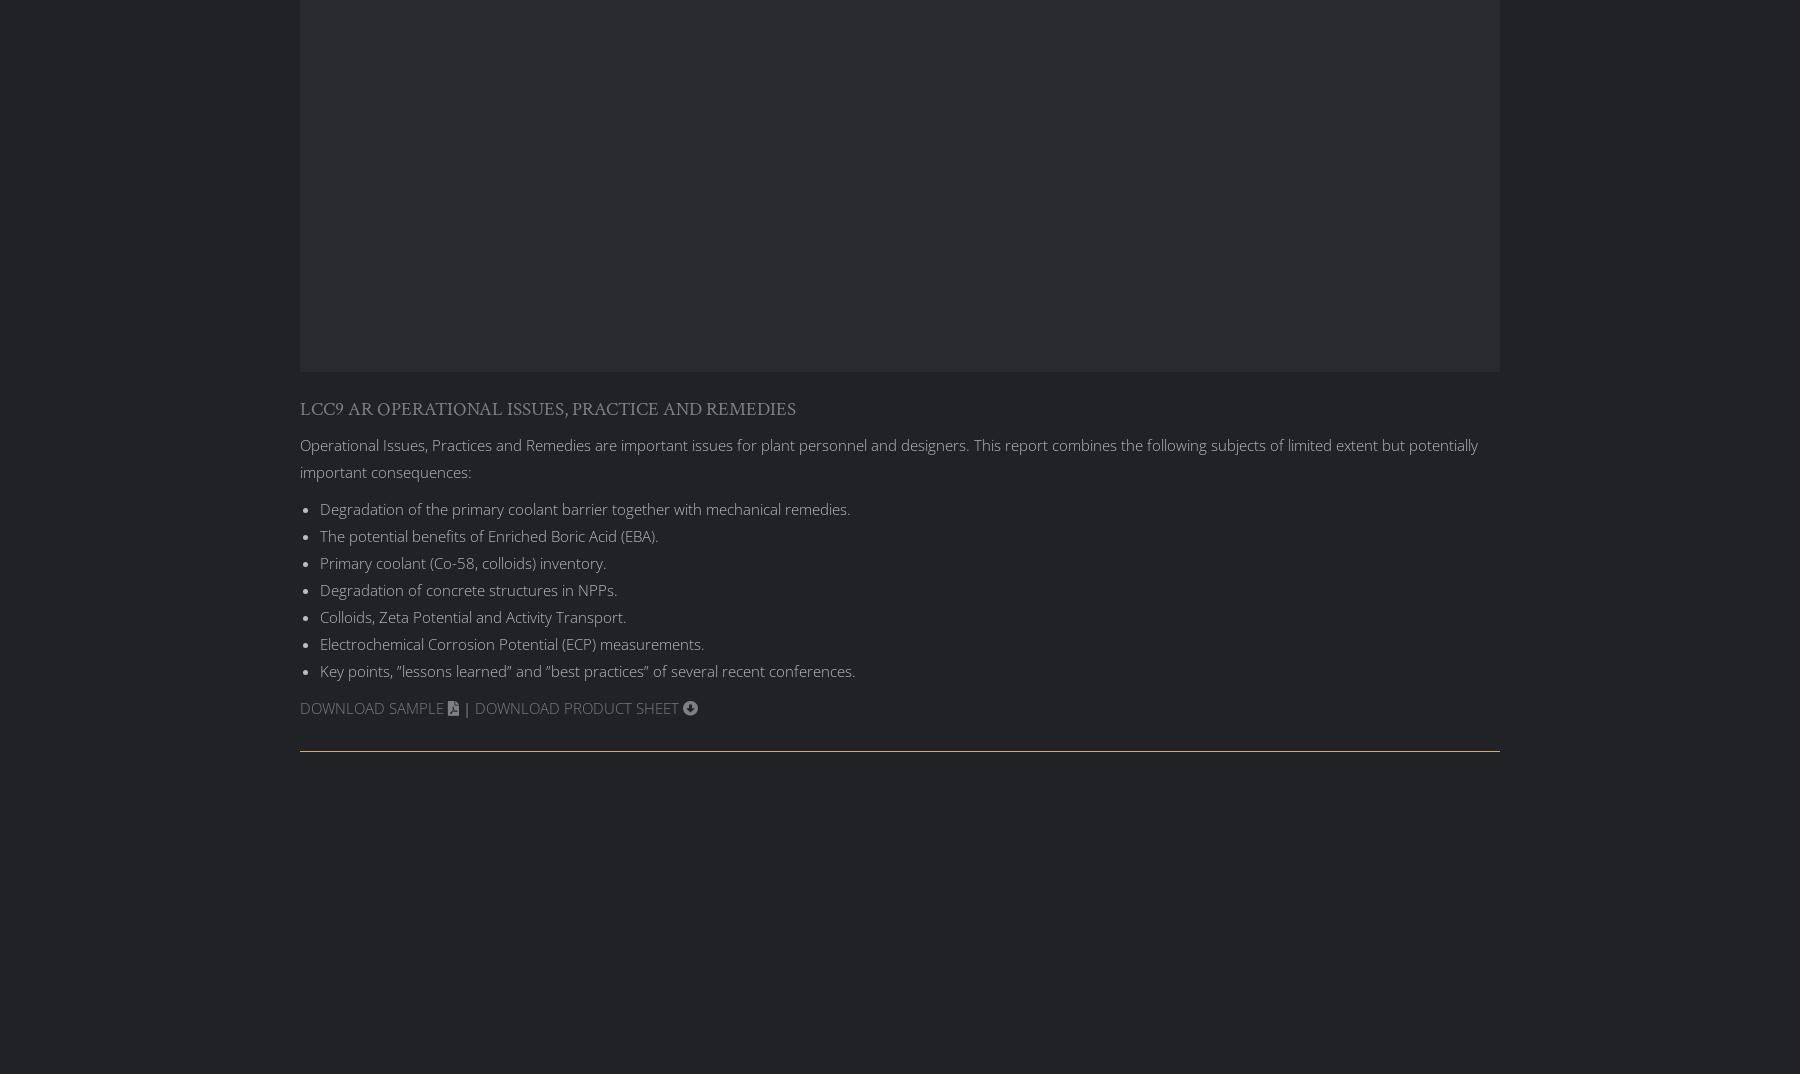 The width and height of the screenshot is (1800, 1074). What do you see at coordinates (319, 561) in the screenshot?
I see `'Primary coolant (Co-58, colloids) inventory.'` at bounding box center [319, 561].